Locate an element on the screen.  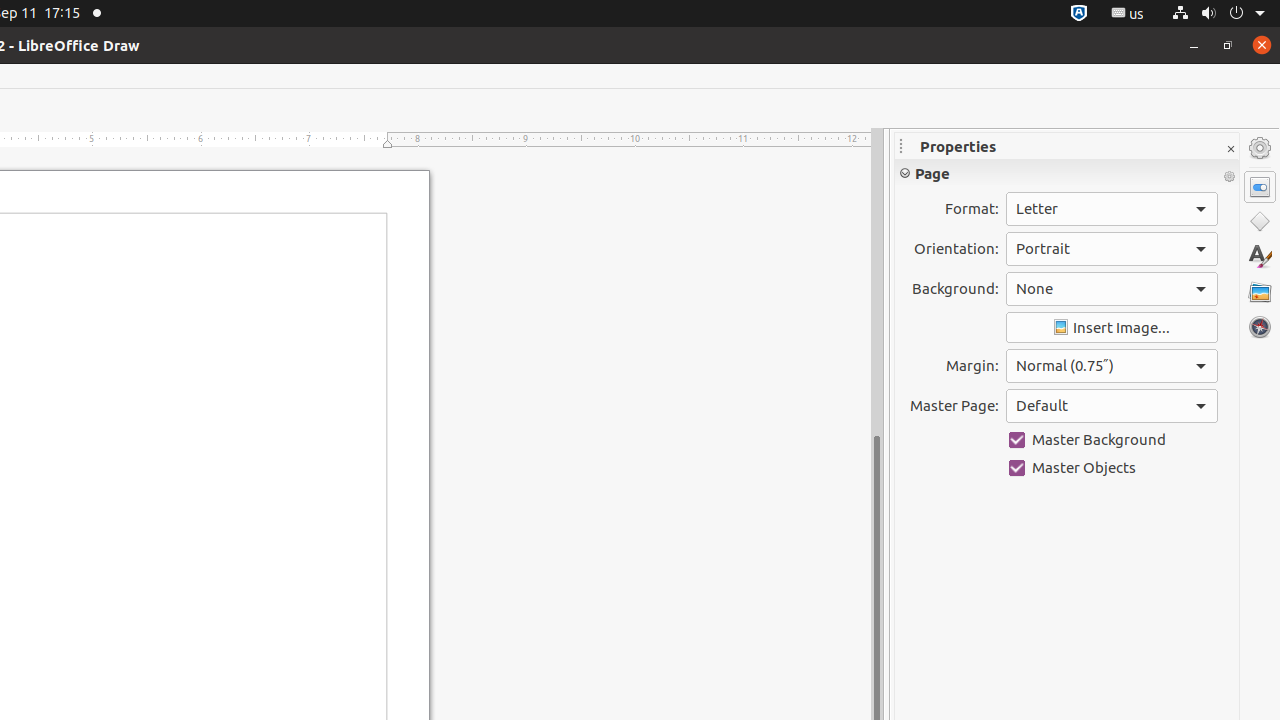
'Insert Image' is located at coordinates (1110, 326).